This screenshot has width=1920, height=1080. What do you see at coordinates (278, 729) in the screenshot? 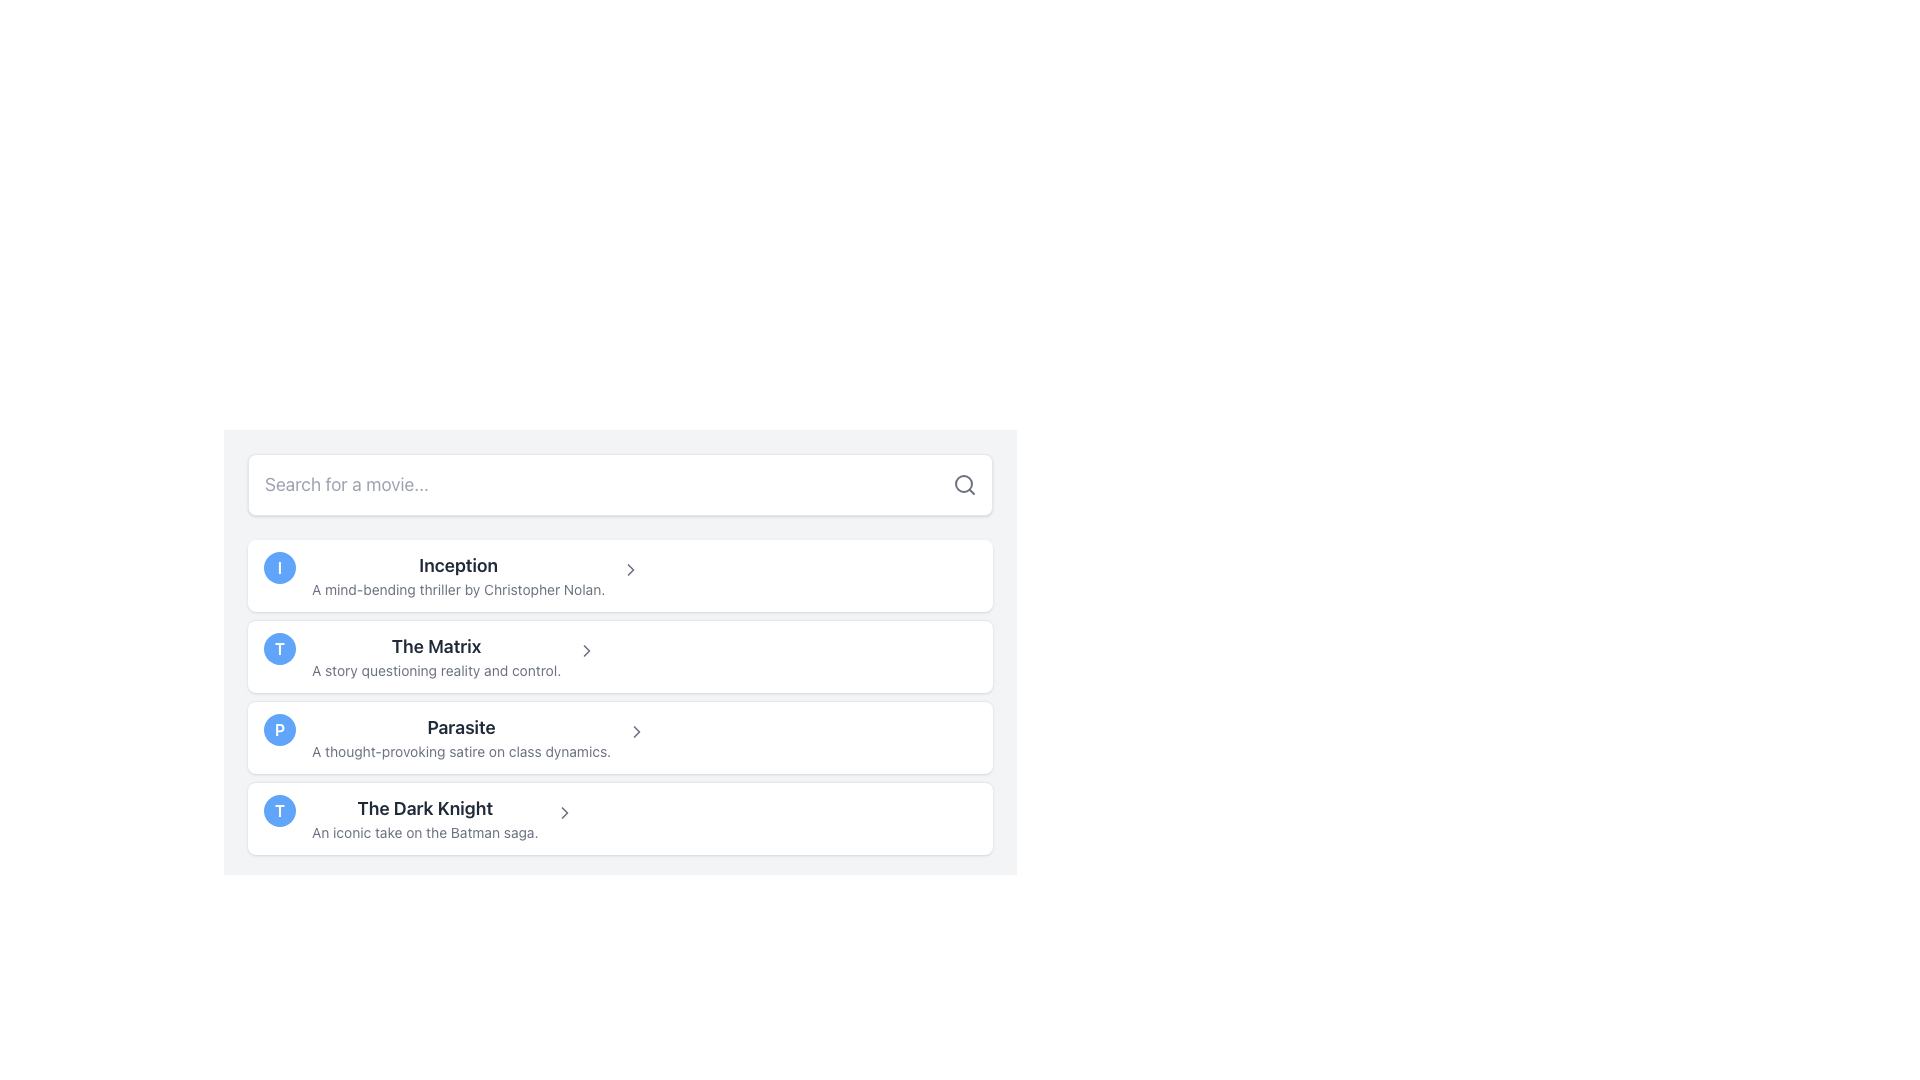
I see `the circular blue badge with a white outline and the letter 'P' that is positioned to the left of the movie title 'Parasite'` at bounding box center [278, 729].